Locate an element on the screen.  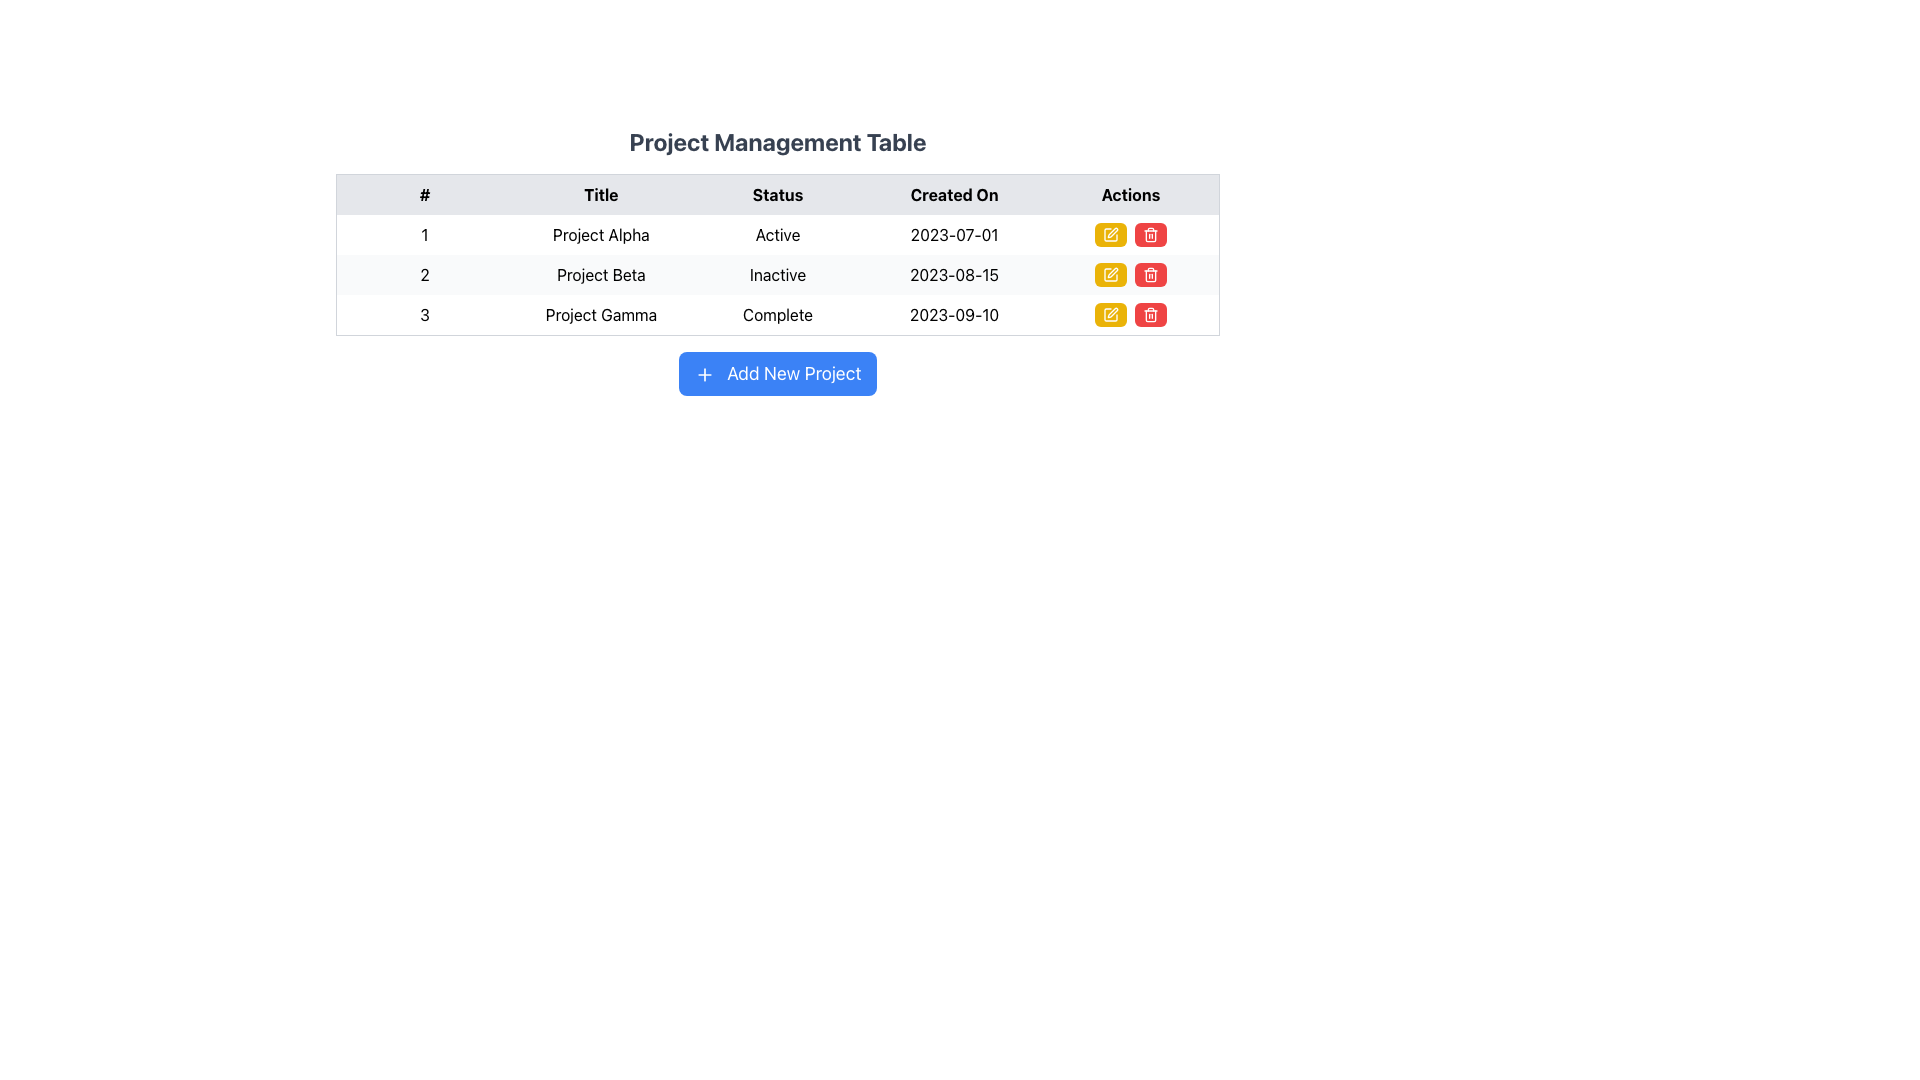
the status indicator text label for 'Project Gamma' located in the third row and third column of the table is located at coordinates (776, 315).